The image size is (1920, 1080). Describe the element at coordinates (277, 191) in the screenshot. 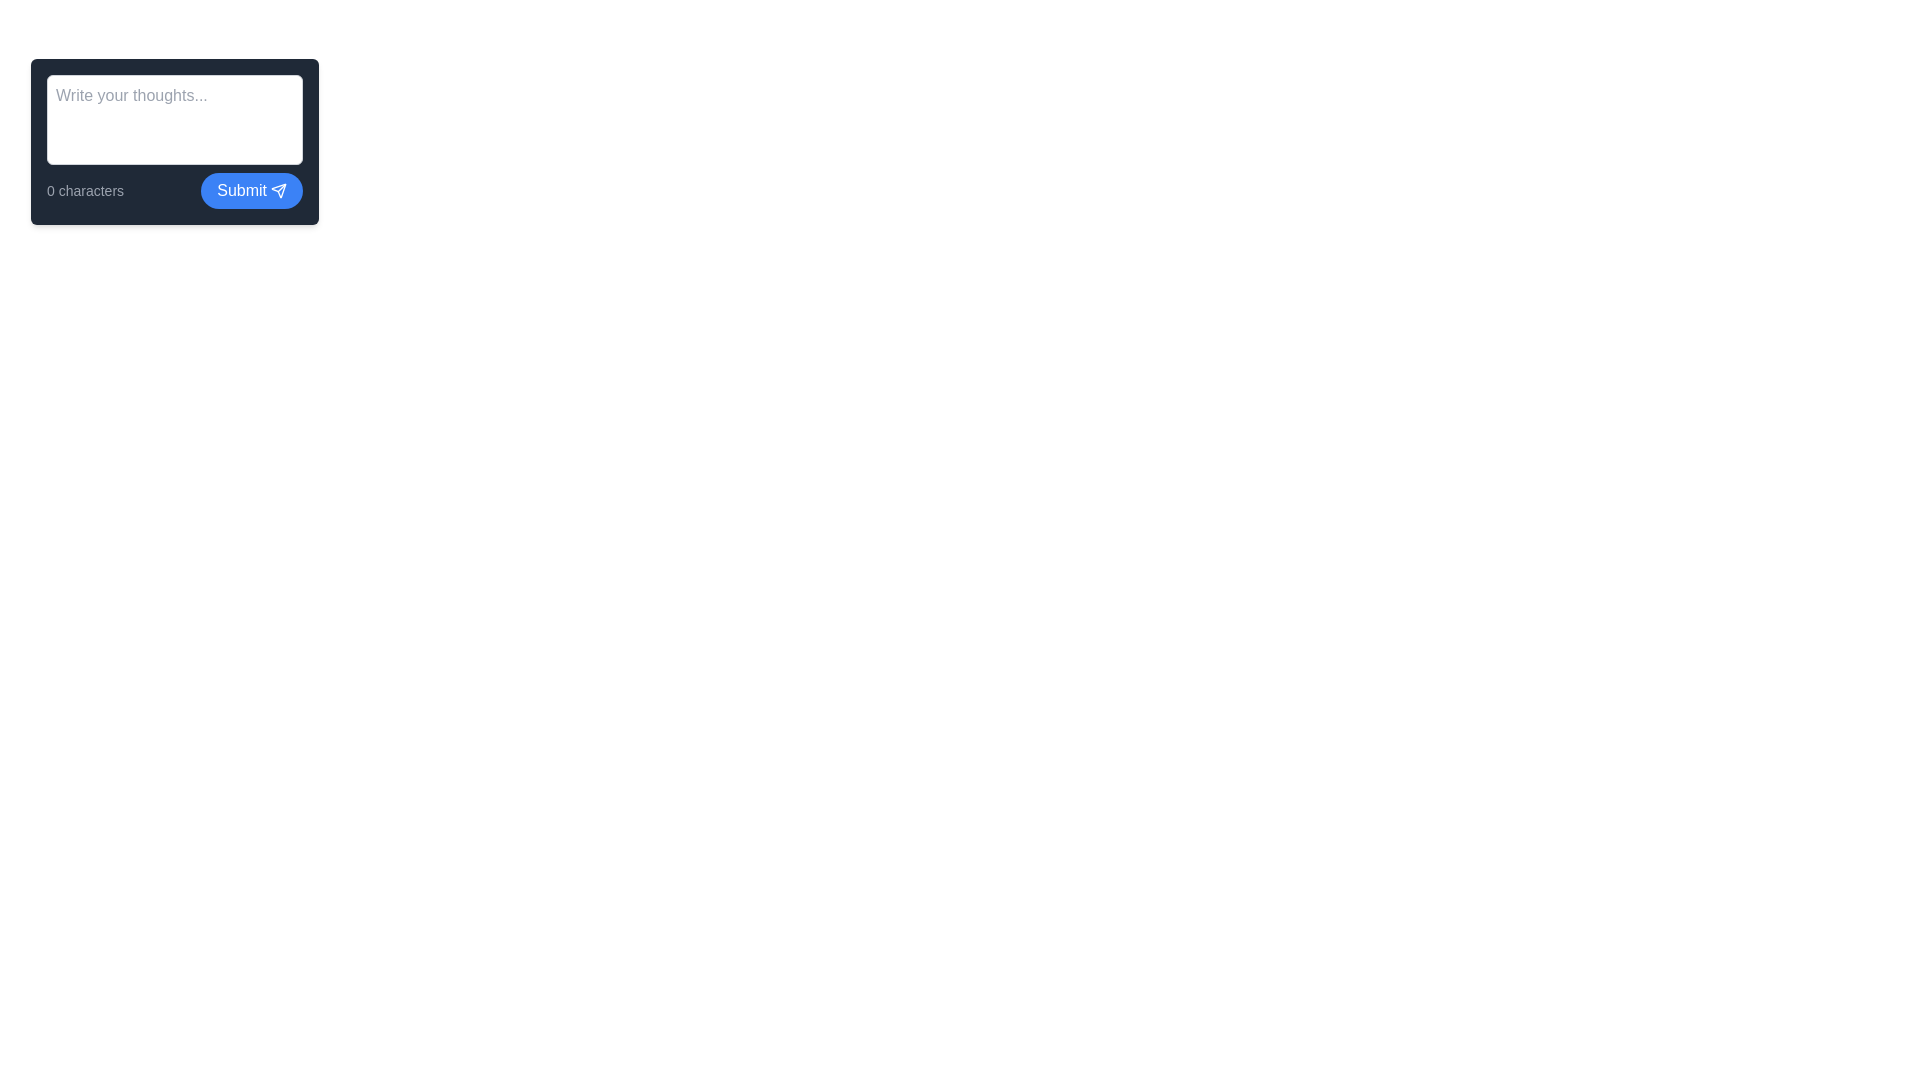

I see `the blue-colored 'Submit' button that contains the triangular arrowhead SVG icon` at that location.